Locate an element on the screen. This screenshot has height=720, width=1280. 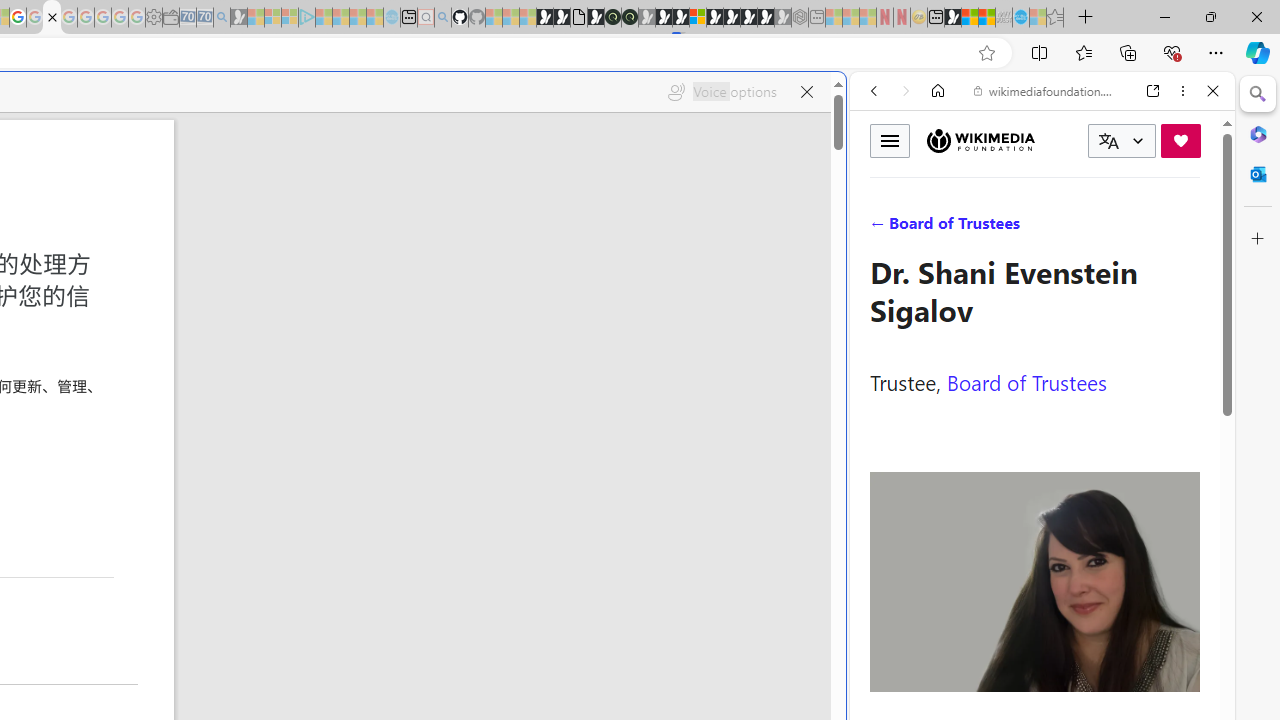
'Voice options' is located at coordinates (720, 92).